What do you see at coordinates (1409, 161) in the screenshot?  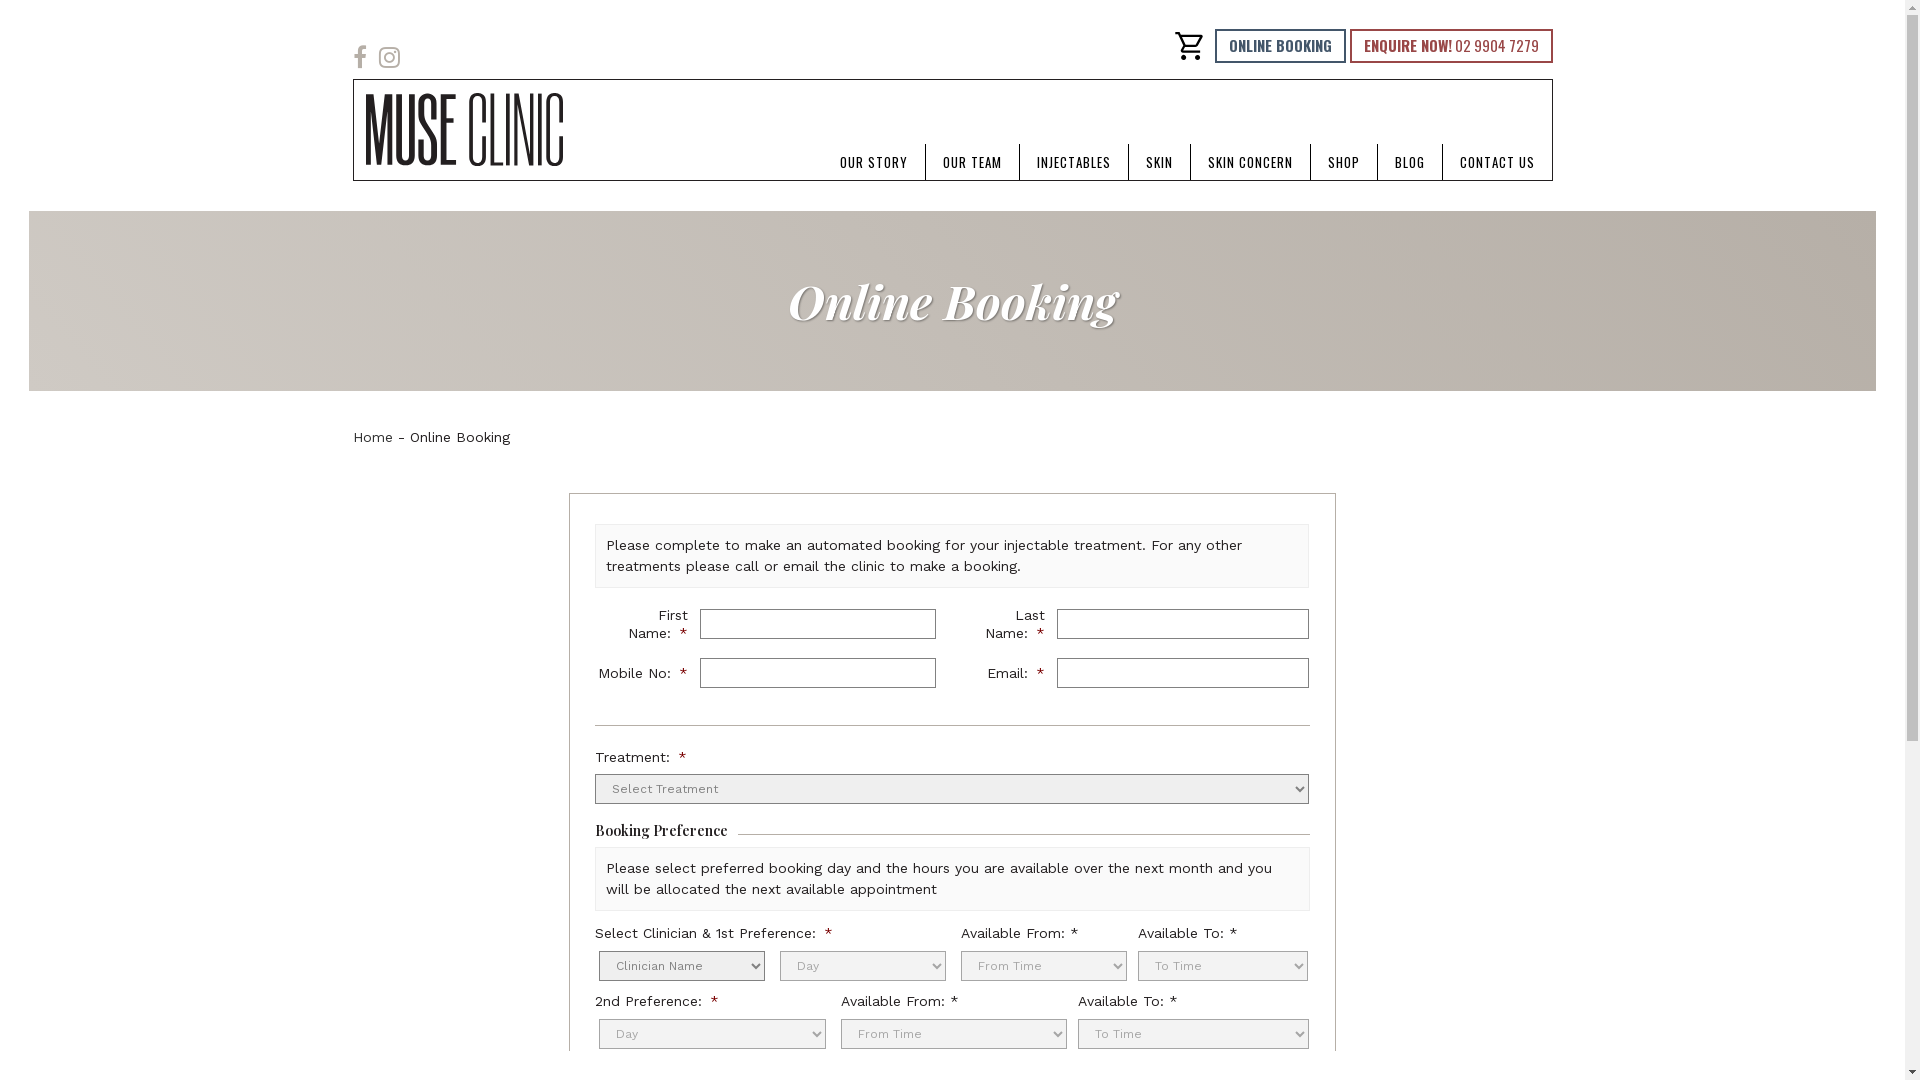 I see `'BLOG'` at bounding box center [1409, 161].